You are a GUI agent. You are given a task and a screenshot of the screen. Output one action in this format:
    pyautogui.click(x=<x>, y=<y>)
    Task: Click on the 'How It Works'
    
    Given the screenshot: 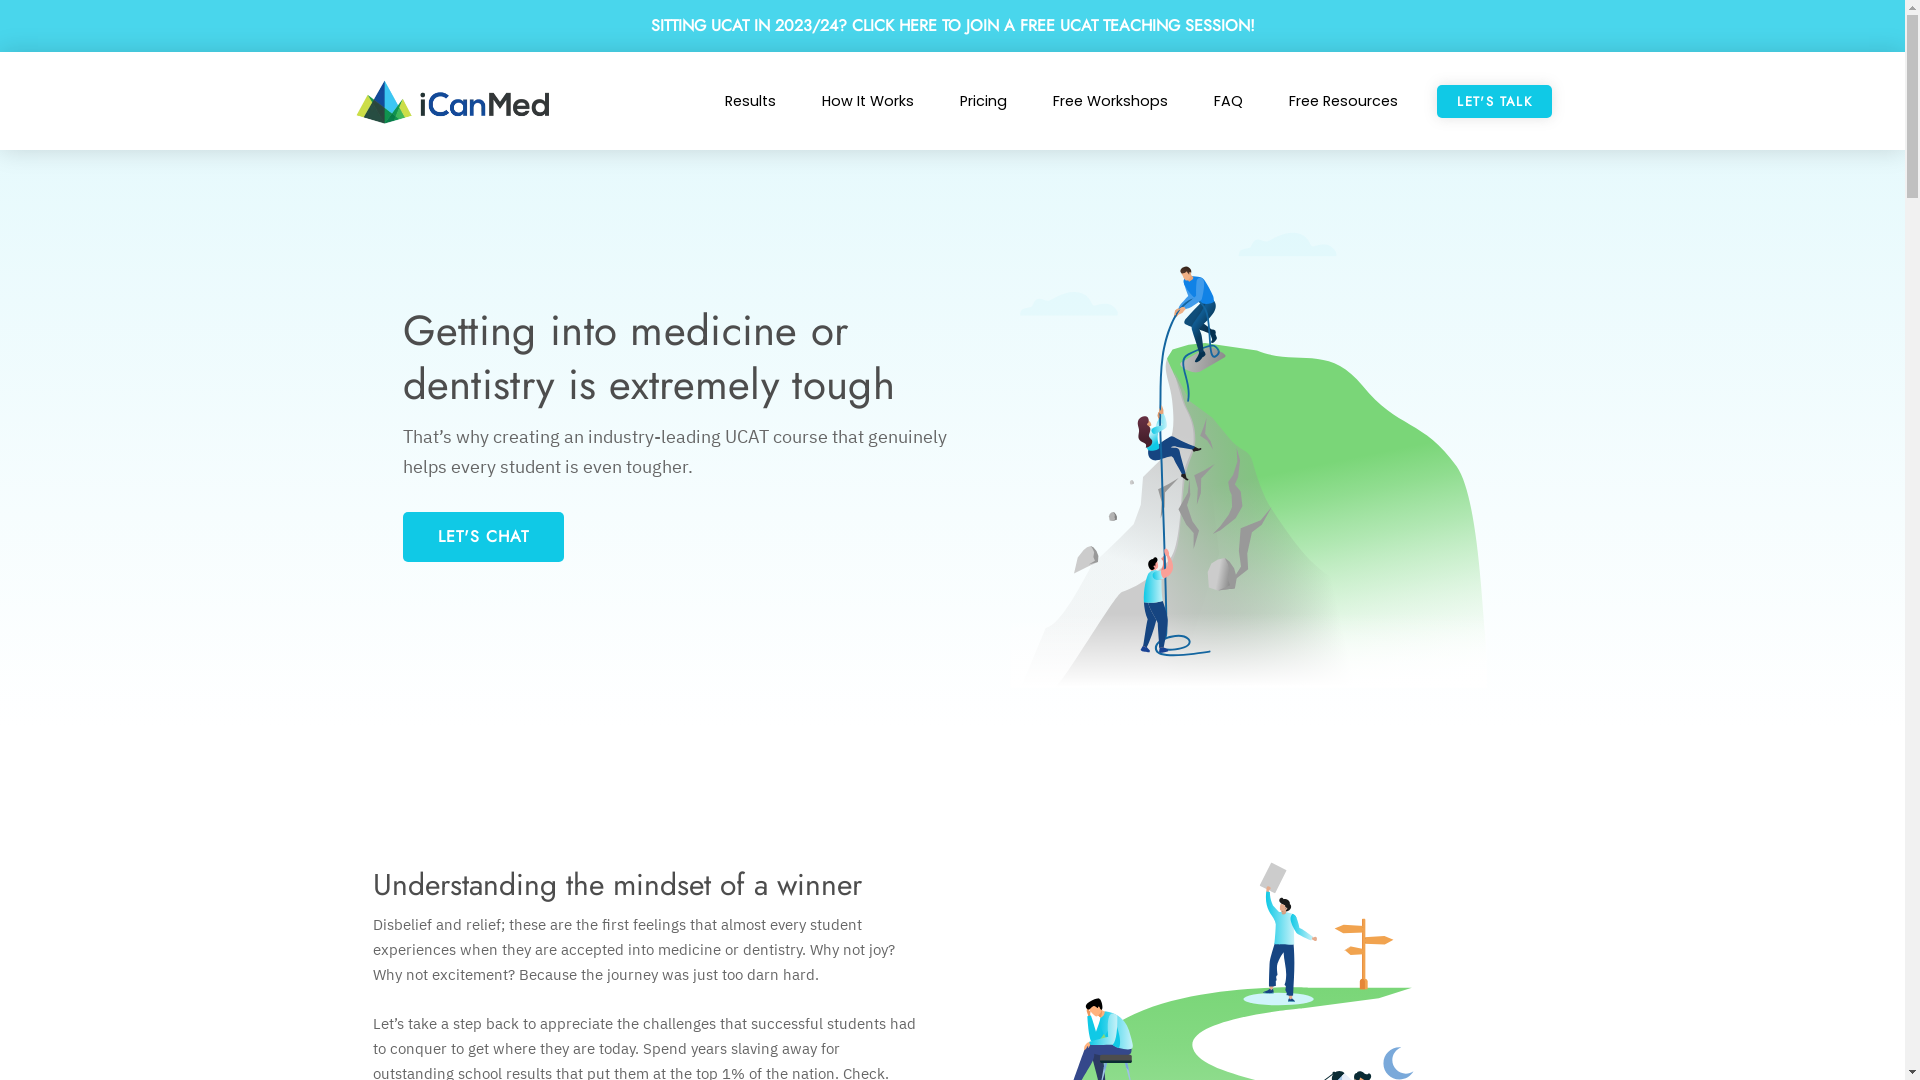 What is the action you would take?
    pyautogui.click(x=868, y=100)
    